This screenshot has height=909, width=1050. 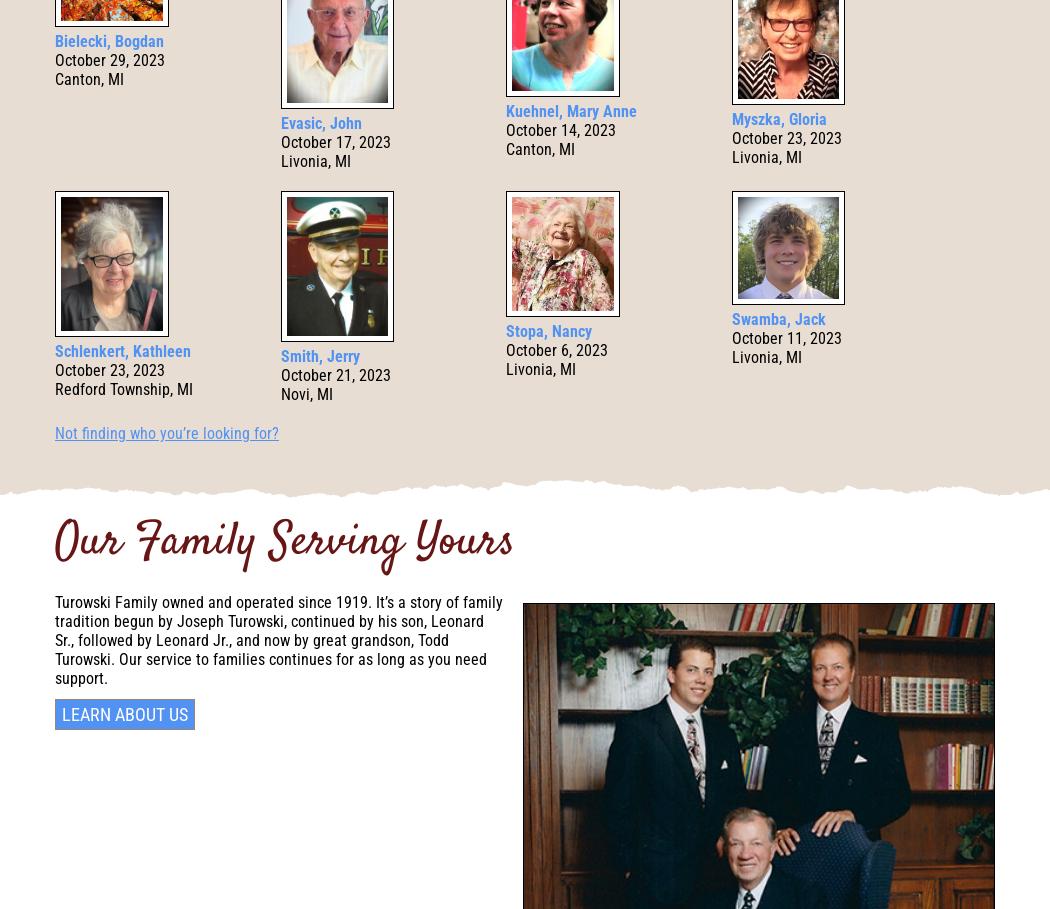 What do you see at coordinates (54, 543) in the screenshot?
I see `'Our Family Serving Yours'` at bounding box center [54, 543].